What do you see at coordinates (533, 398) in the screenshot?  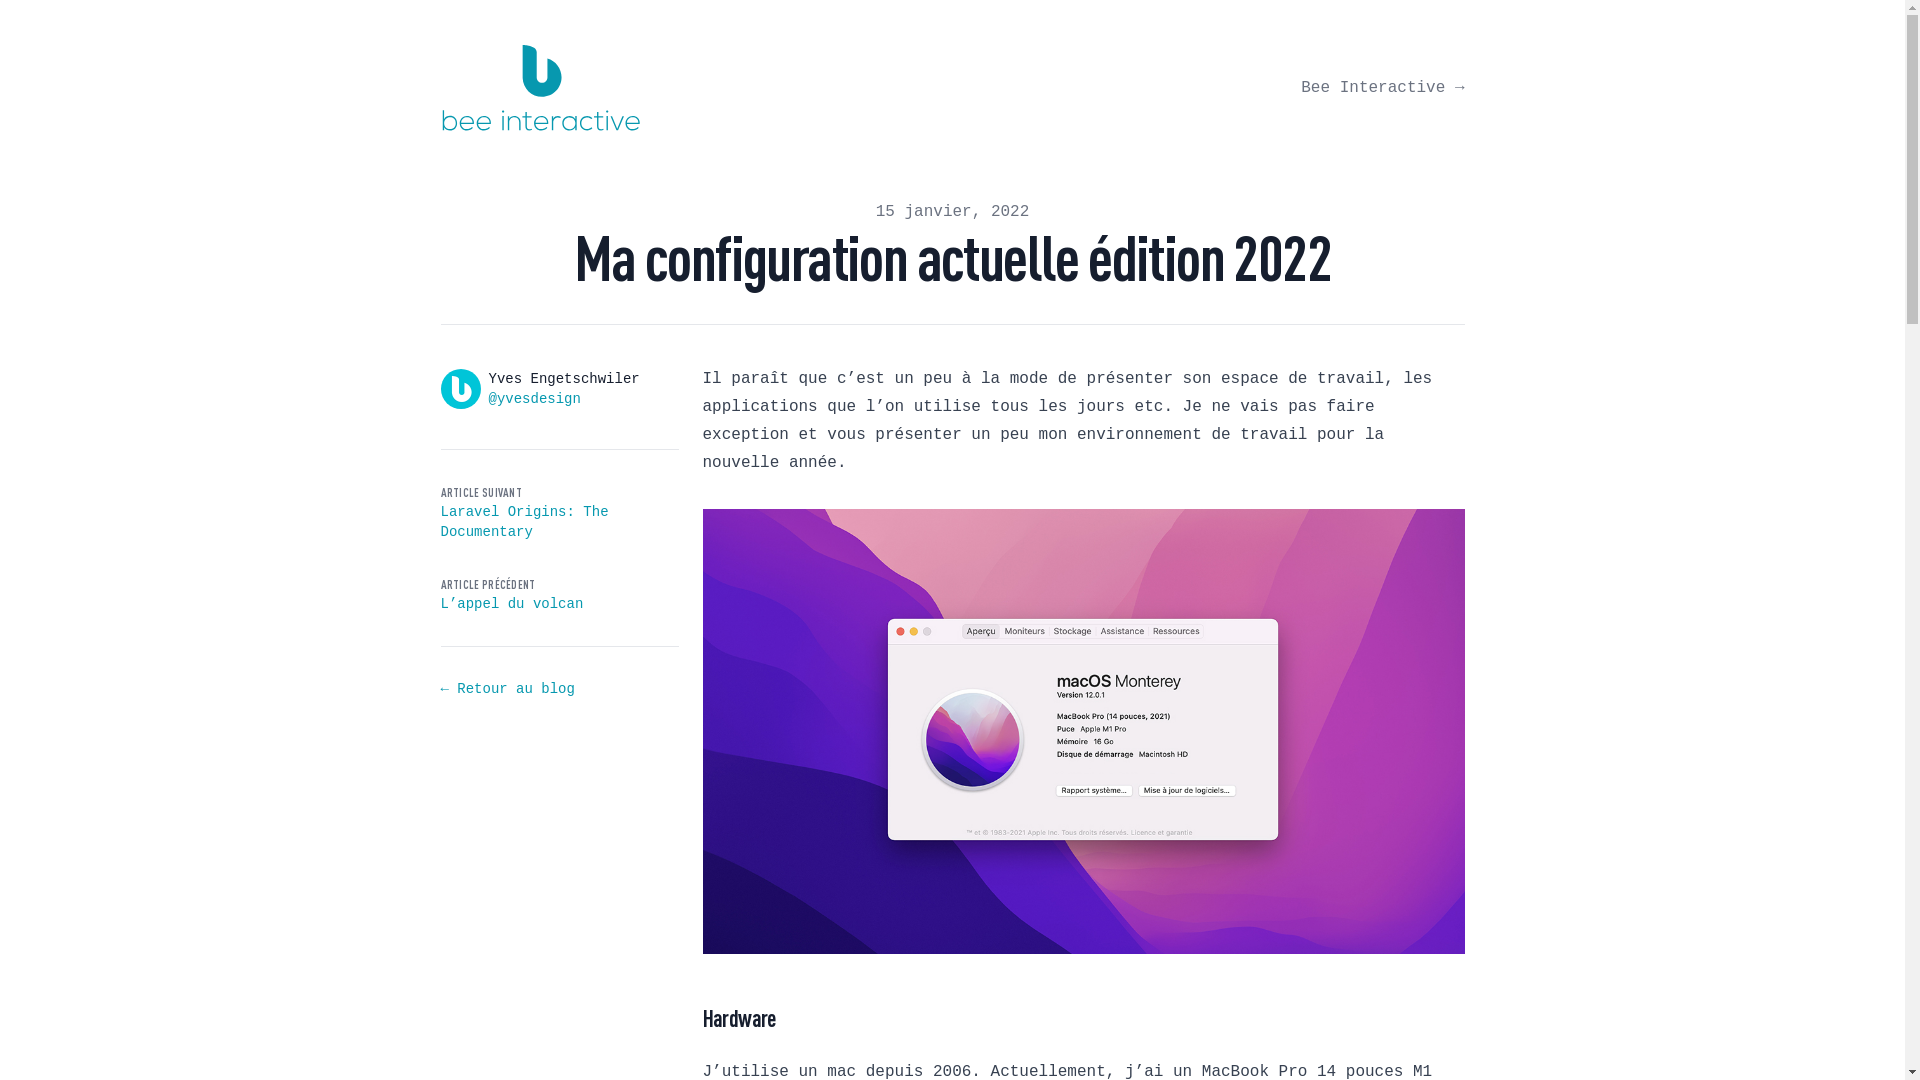 I see `'@yvesdesign'` at bounding box center [533, 398].